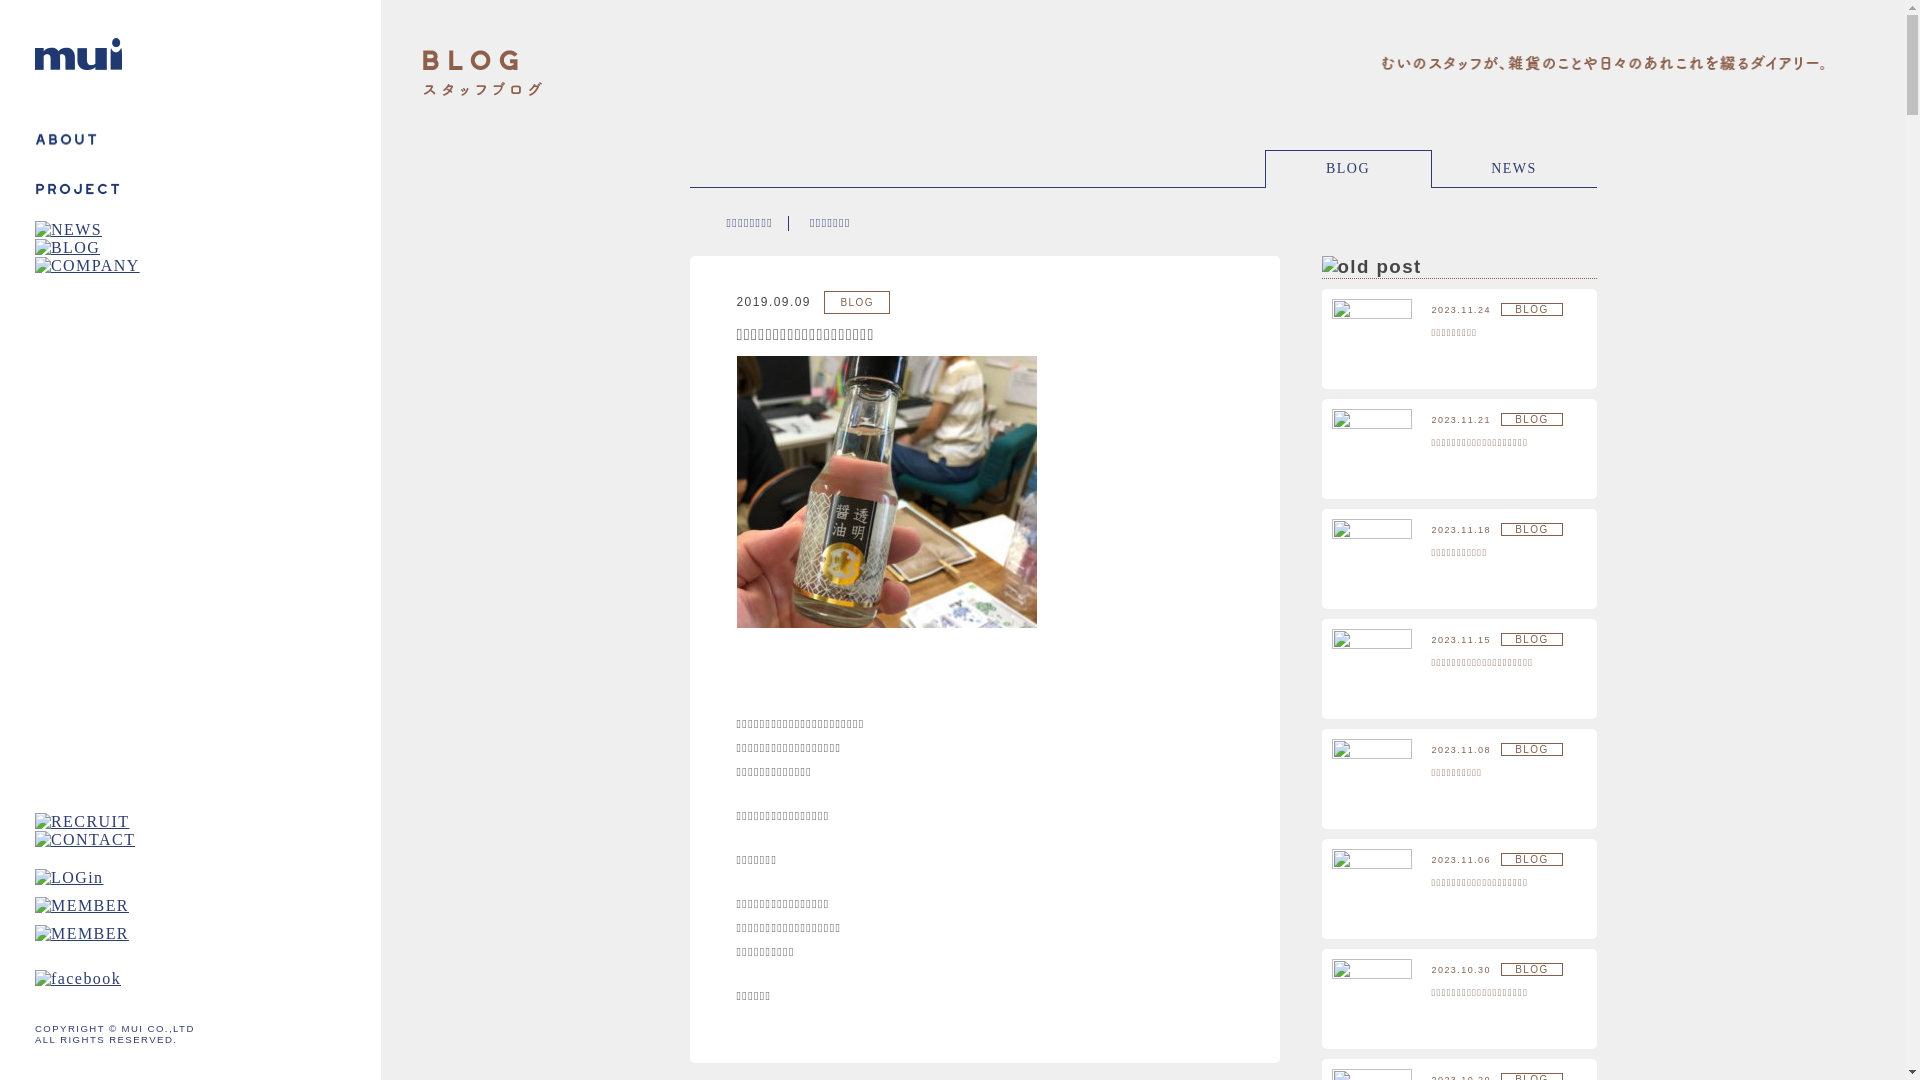 The height and width of the screenshot is (1080, 1920). I want to click on 'NEWS', so click(1514, 168).